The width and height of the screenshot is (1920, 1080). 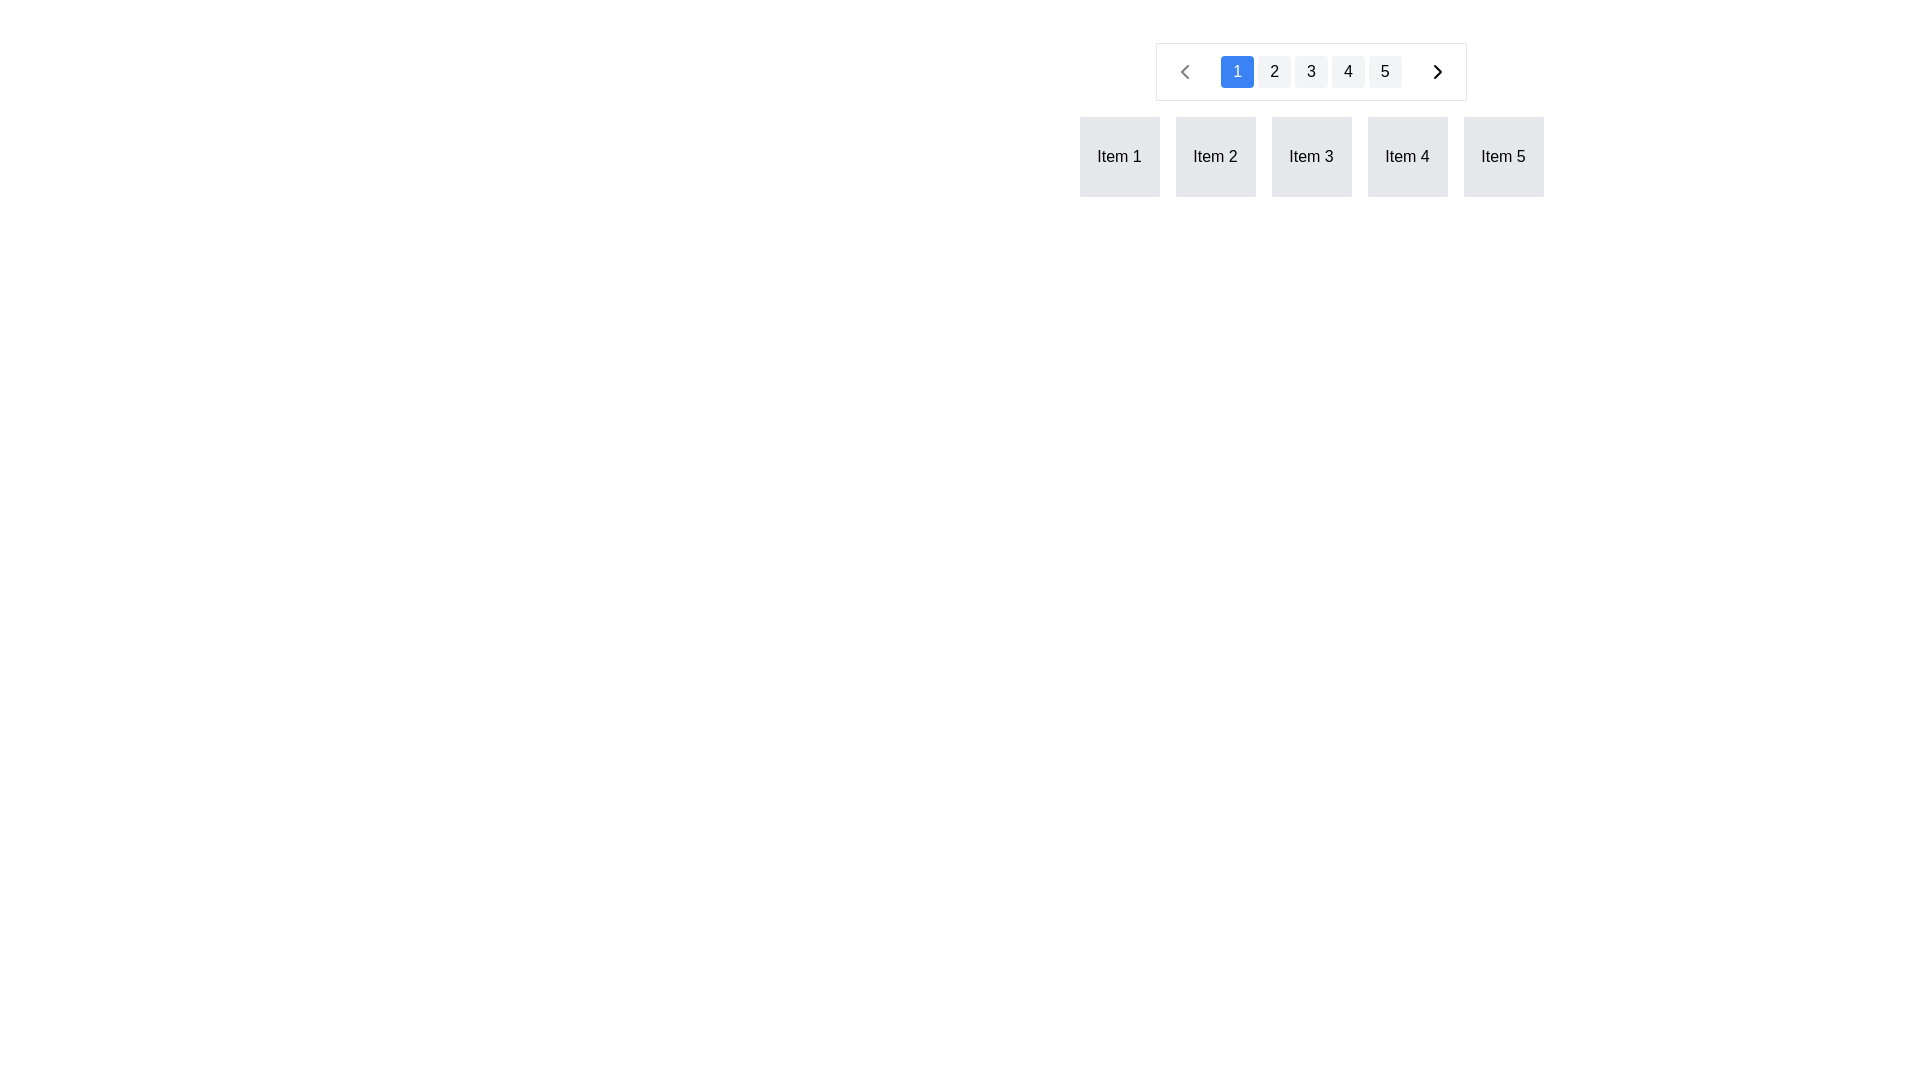 What do you see at coordinates (1348, 71) in the screenshot?
I see `the button labeled '4', which is a rectangular button with rounded corners and a light gray background, to change its color` at bounding box center [1348, 71].